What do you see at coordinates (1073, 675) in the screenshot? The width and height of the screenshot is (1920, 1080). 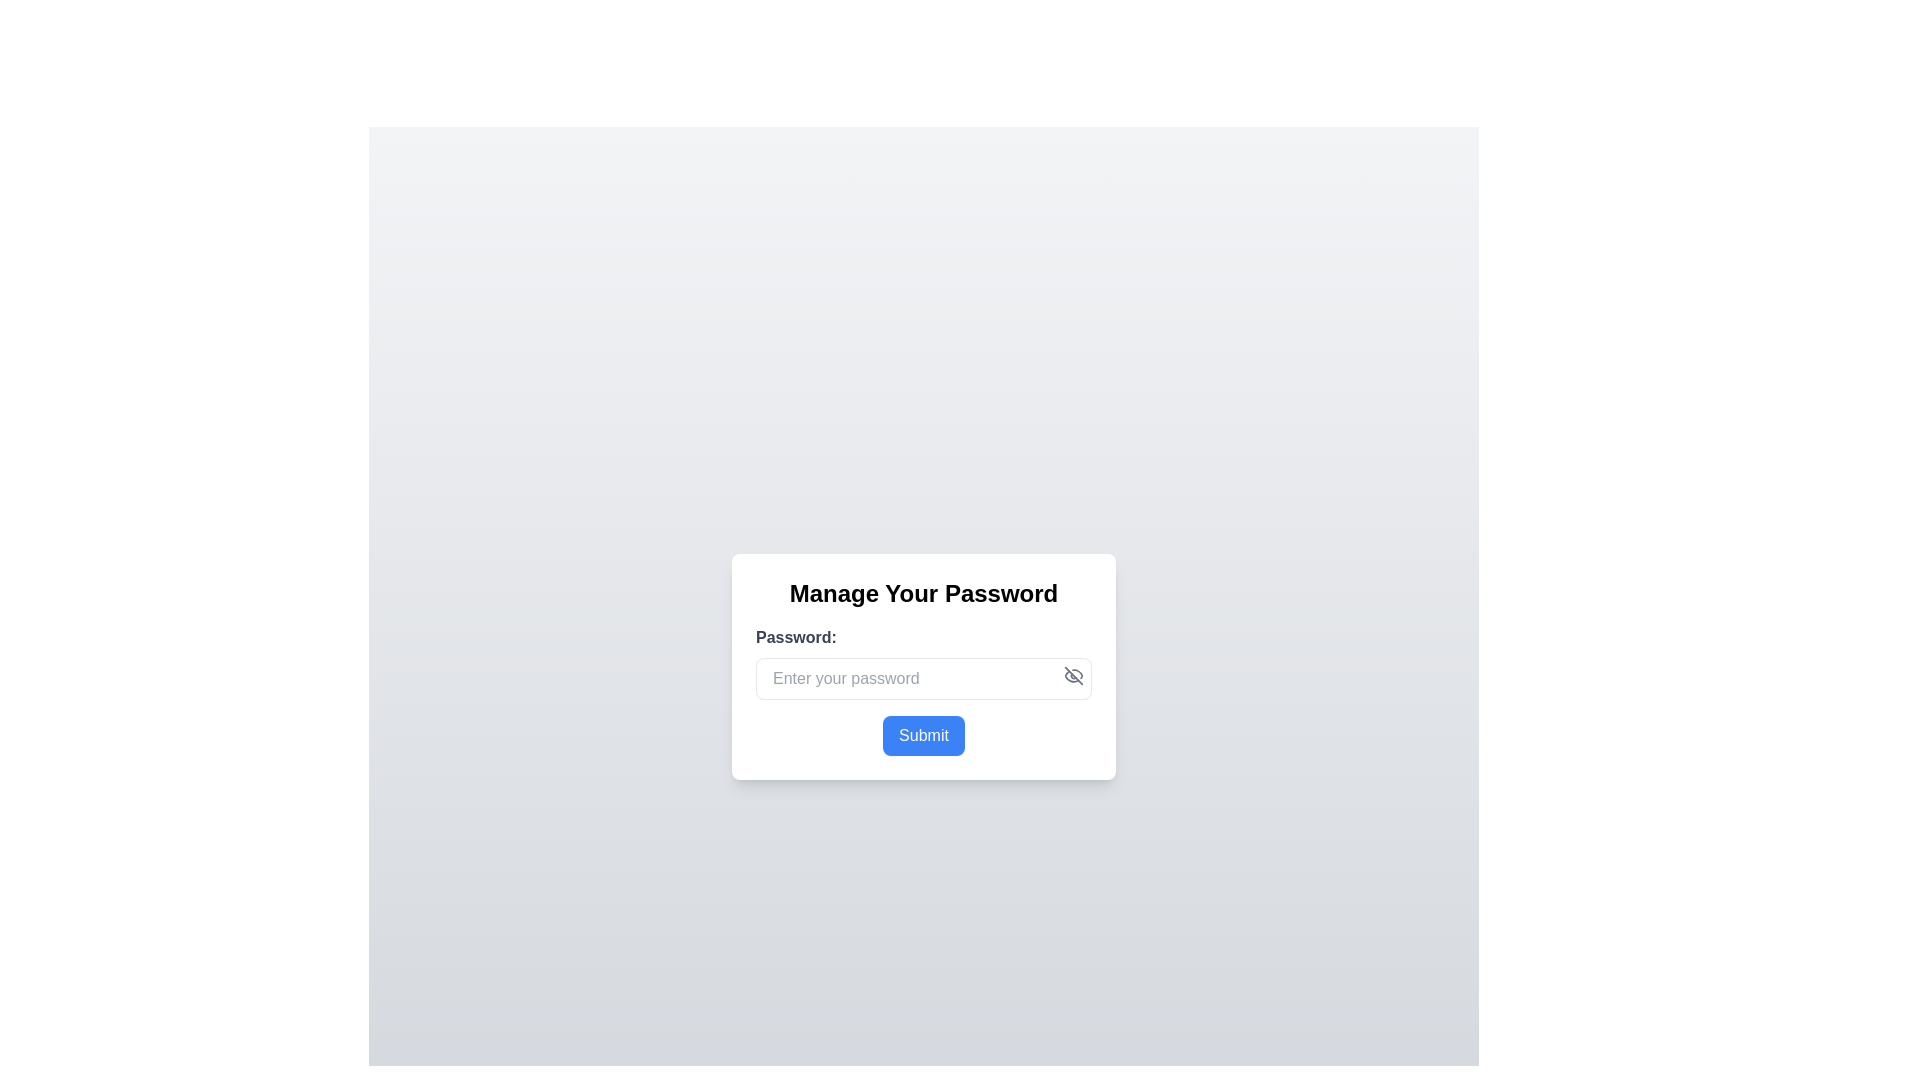 I see `the toggle button located to the top-right of the 'Enter your password' input field` at bounding box center [1073, 675].